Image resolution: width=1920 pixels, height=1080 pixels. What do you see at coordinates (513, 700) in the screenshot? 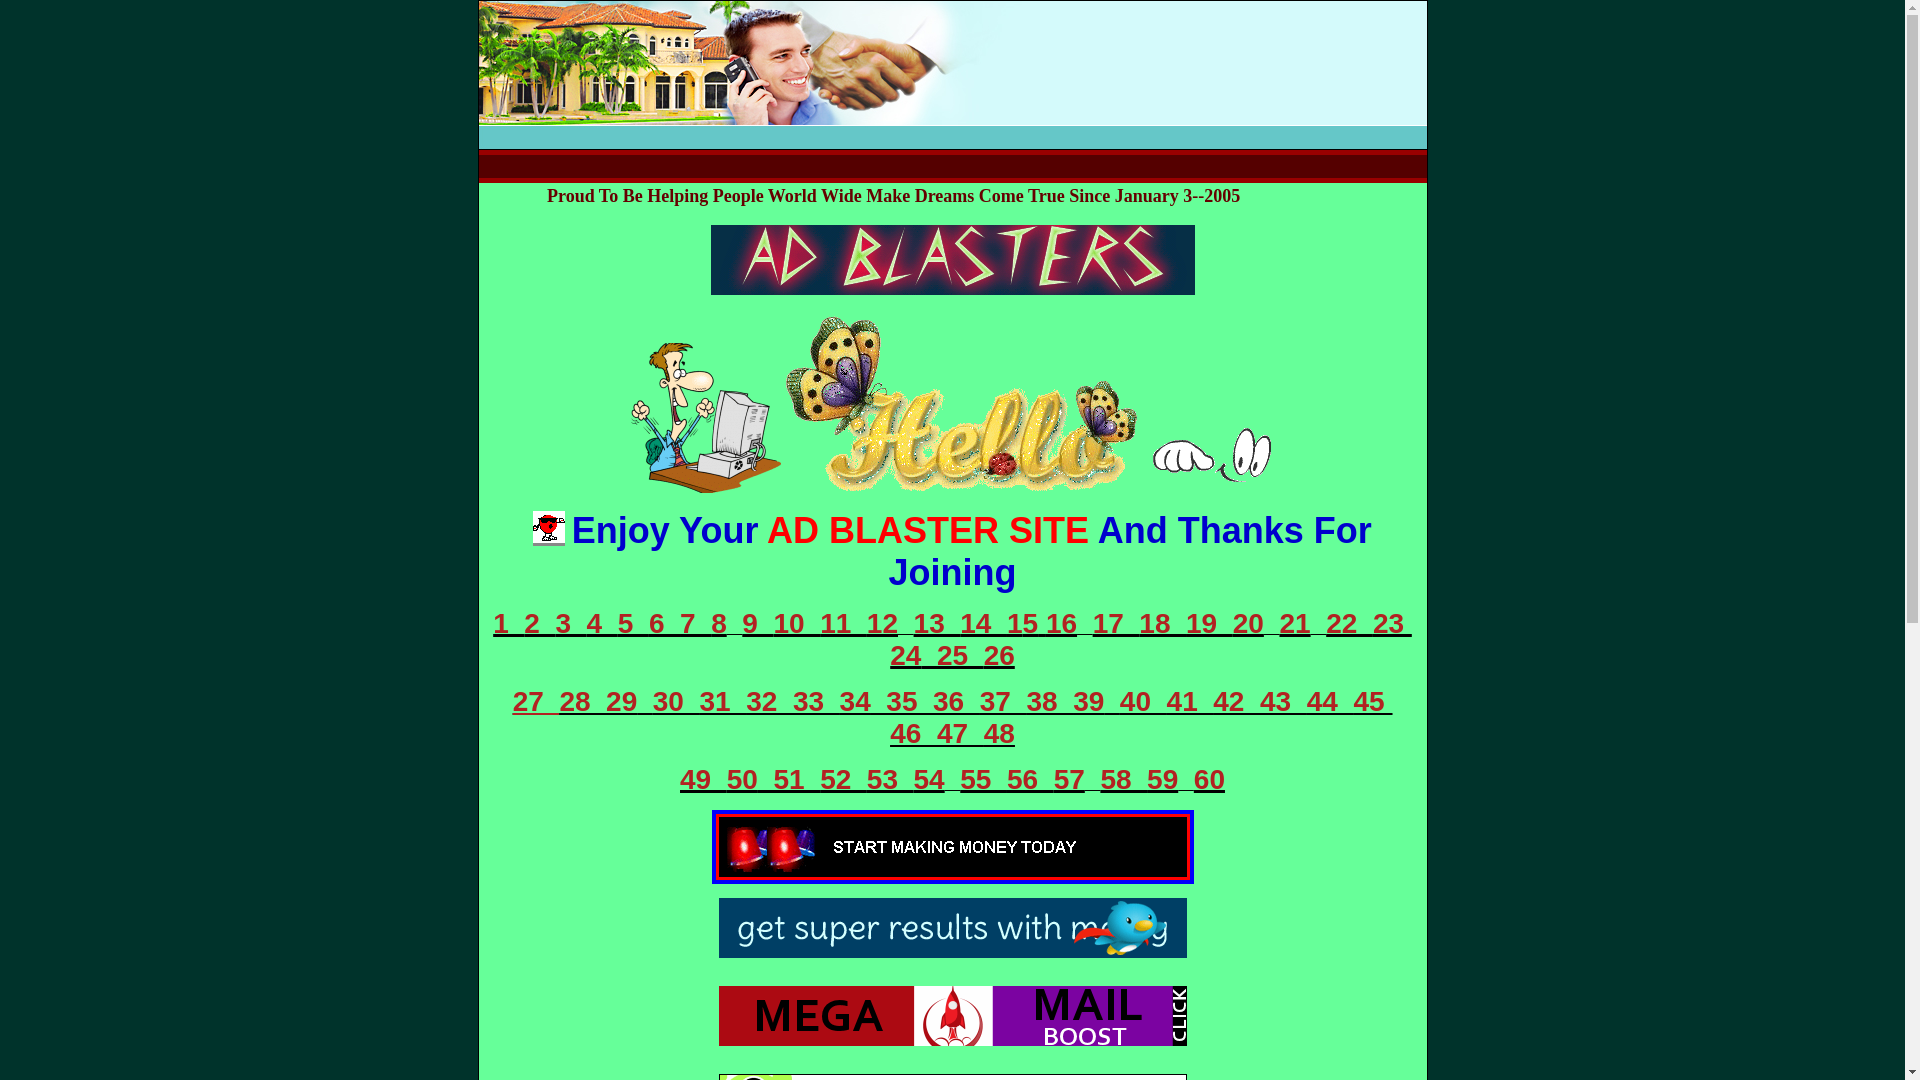
I see `'27 '` at bounding box center [513, 700].